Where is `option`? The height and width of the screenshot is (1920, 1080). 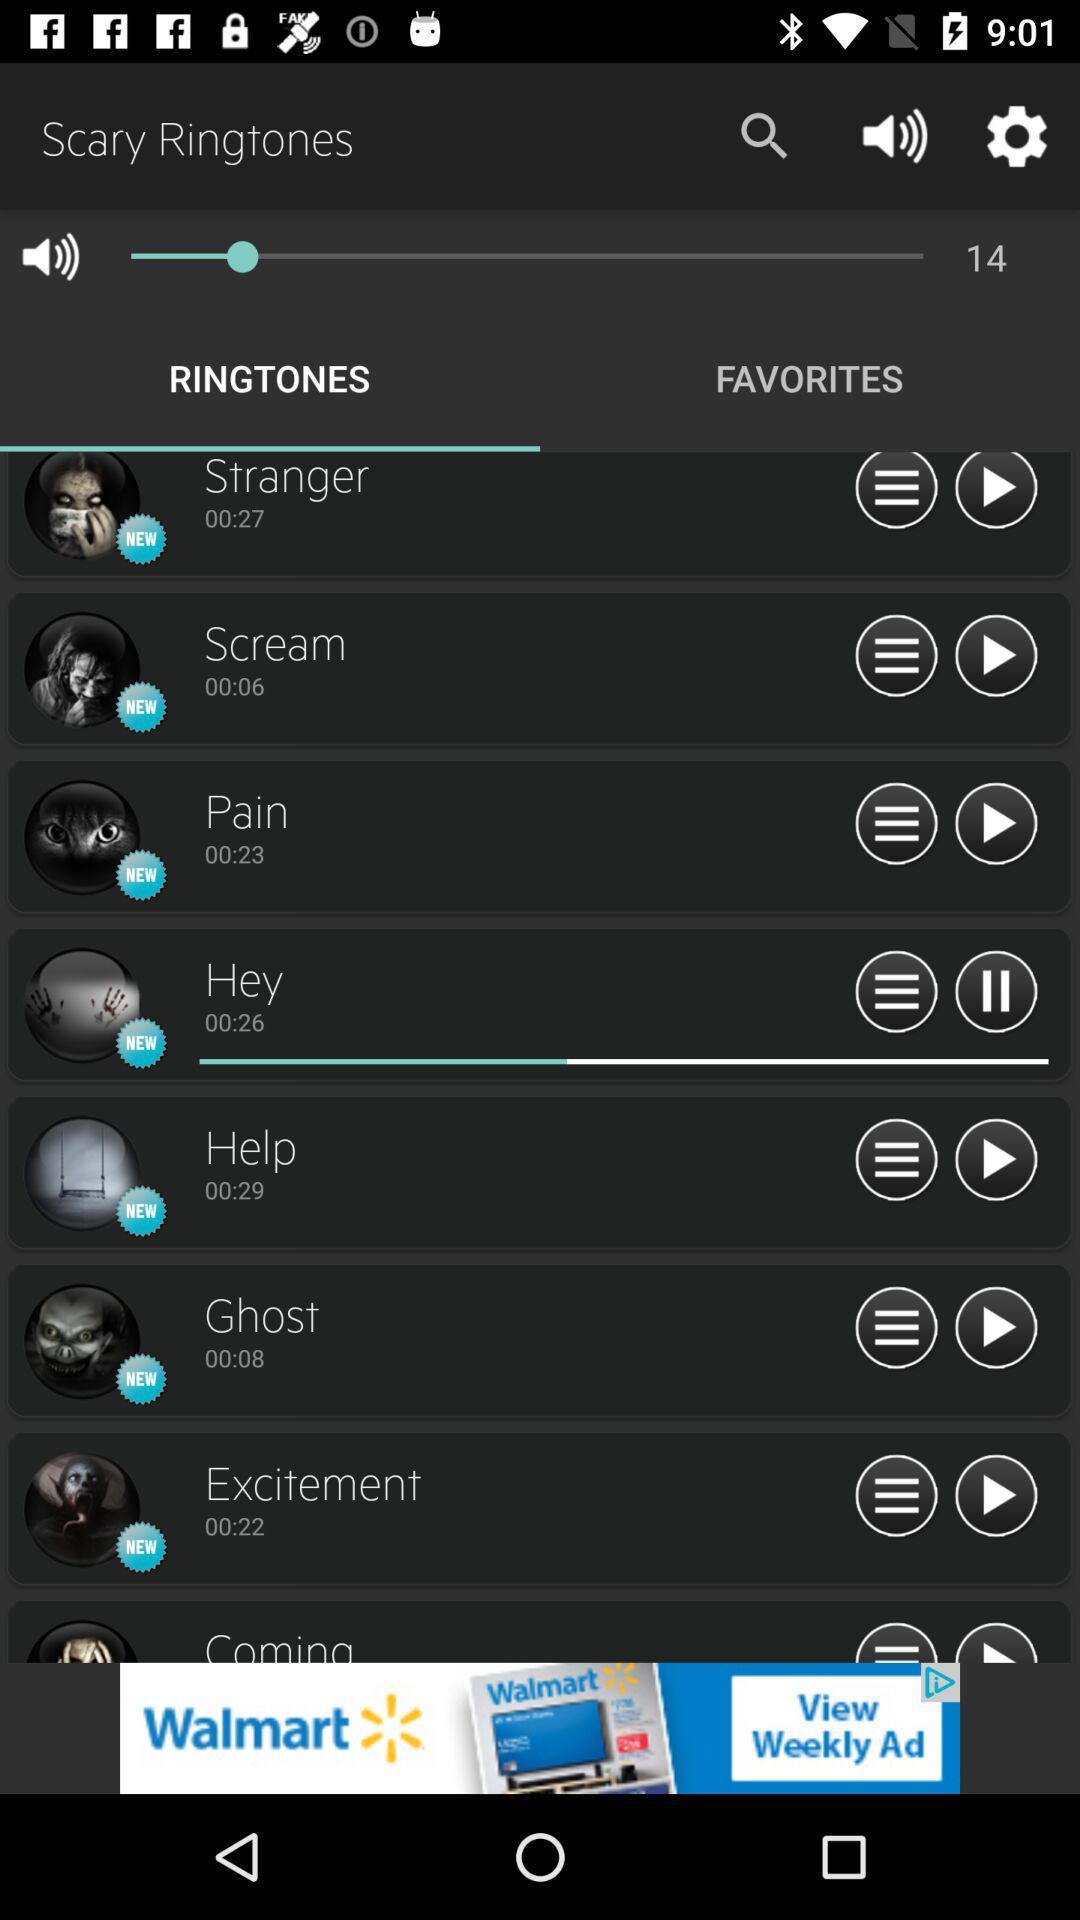 option is located at coordinates (995, 825).